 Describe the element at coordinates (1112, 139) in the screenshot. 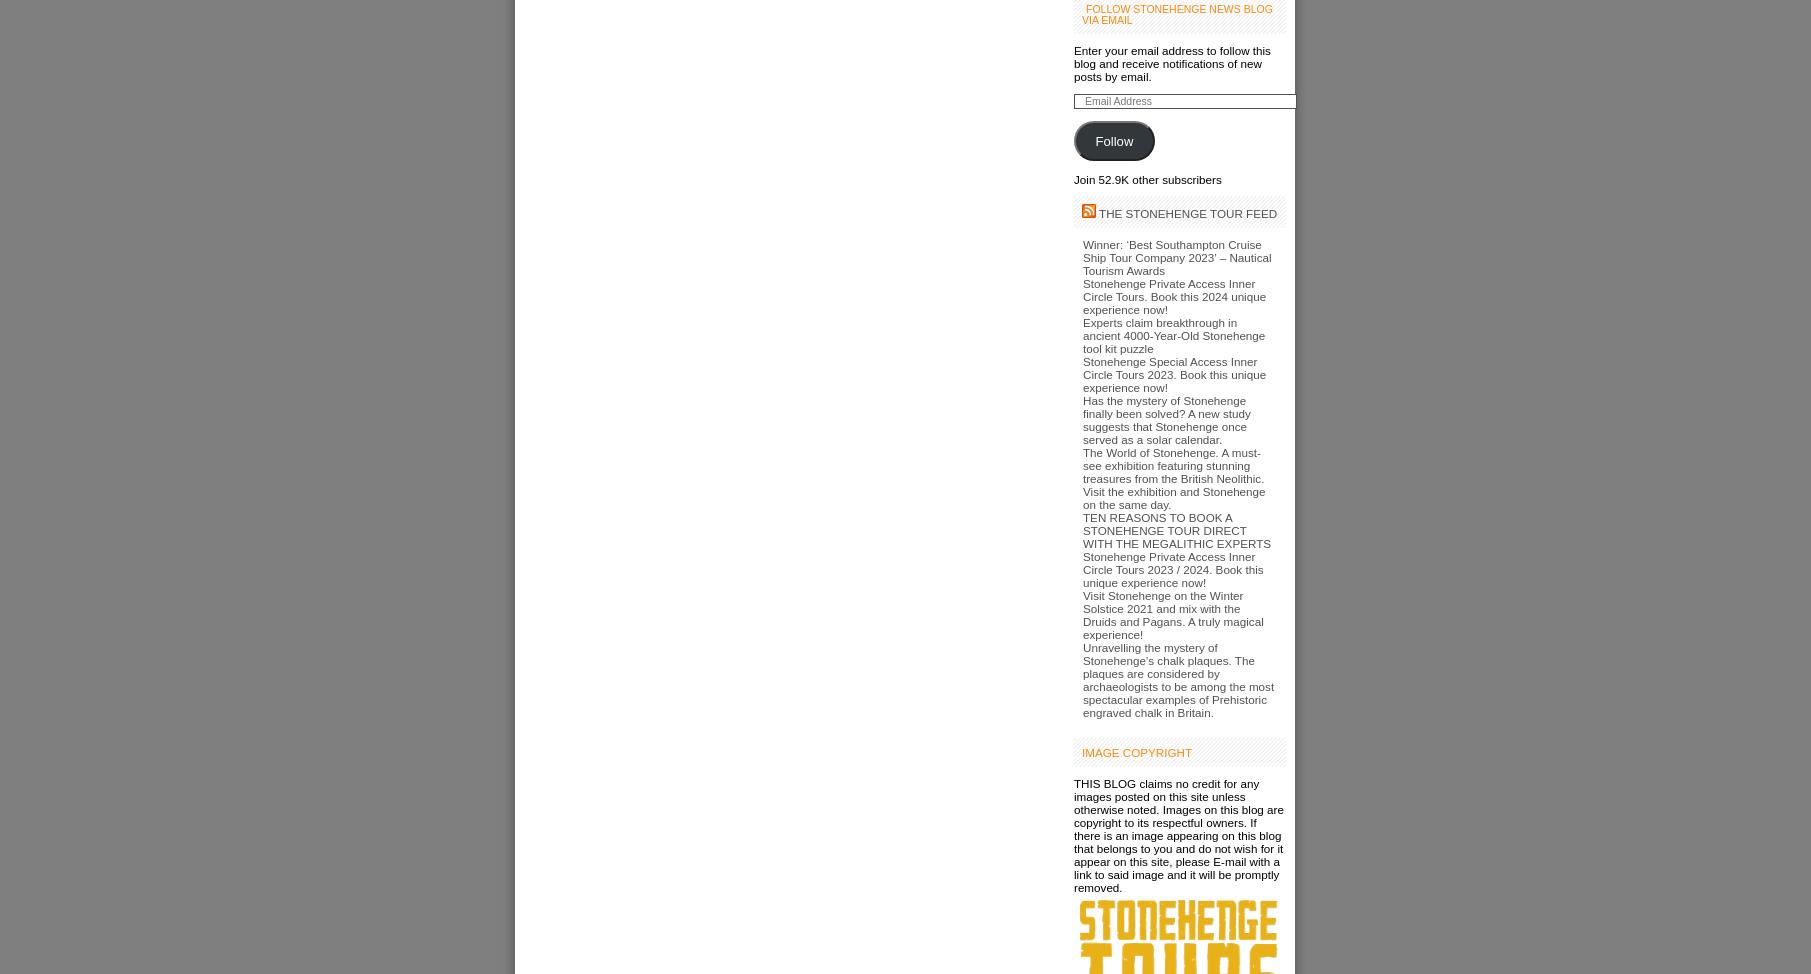

I see `'Follow'` at that location.